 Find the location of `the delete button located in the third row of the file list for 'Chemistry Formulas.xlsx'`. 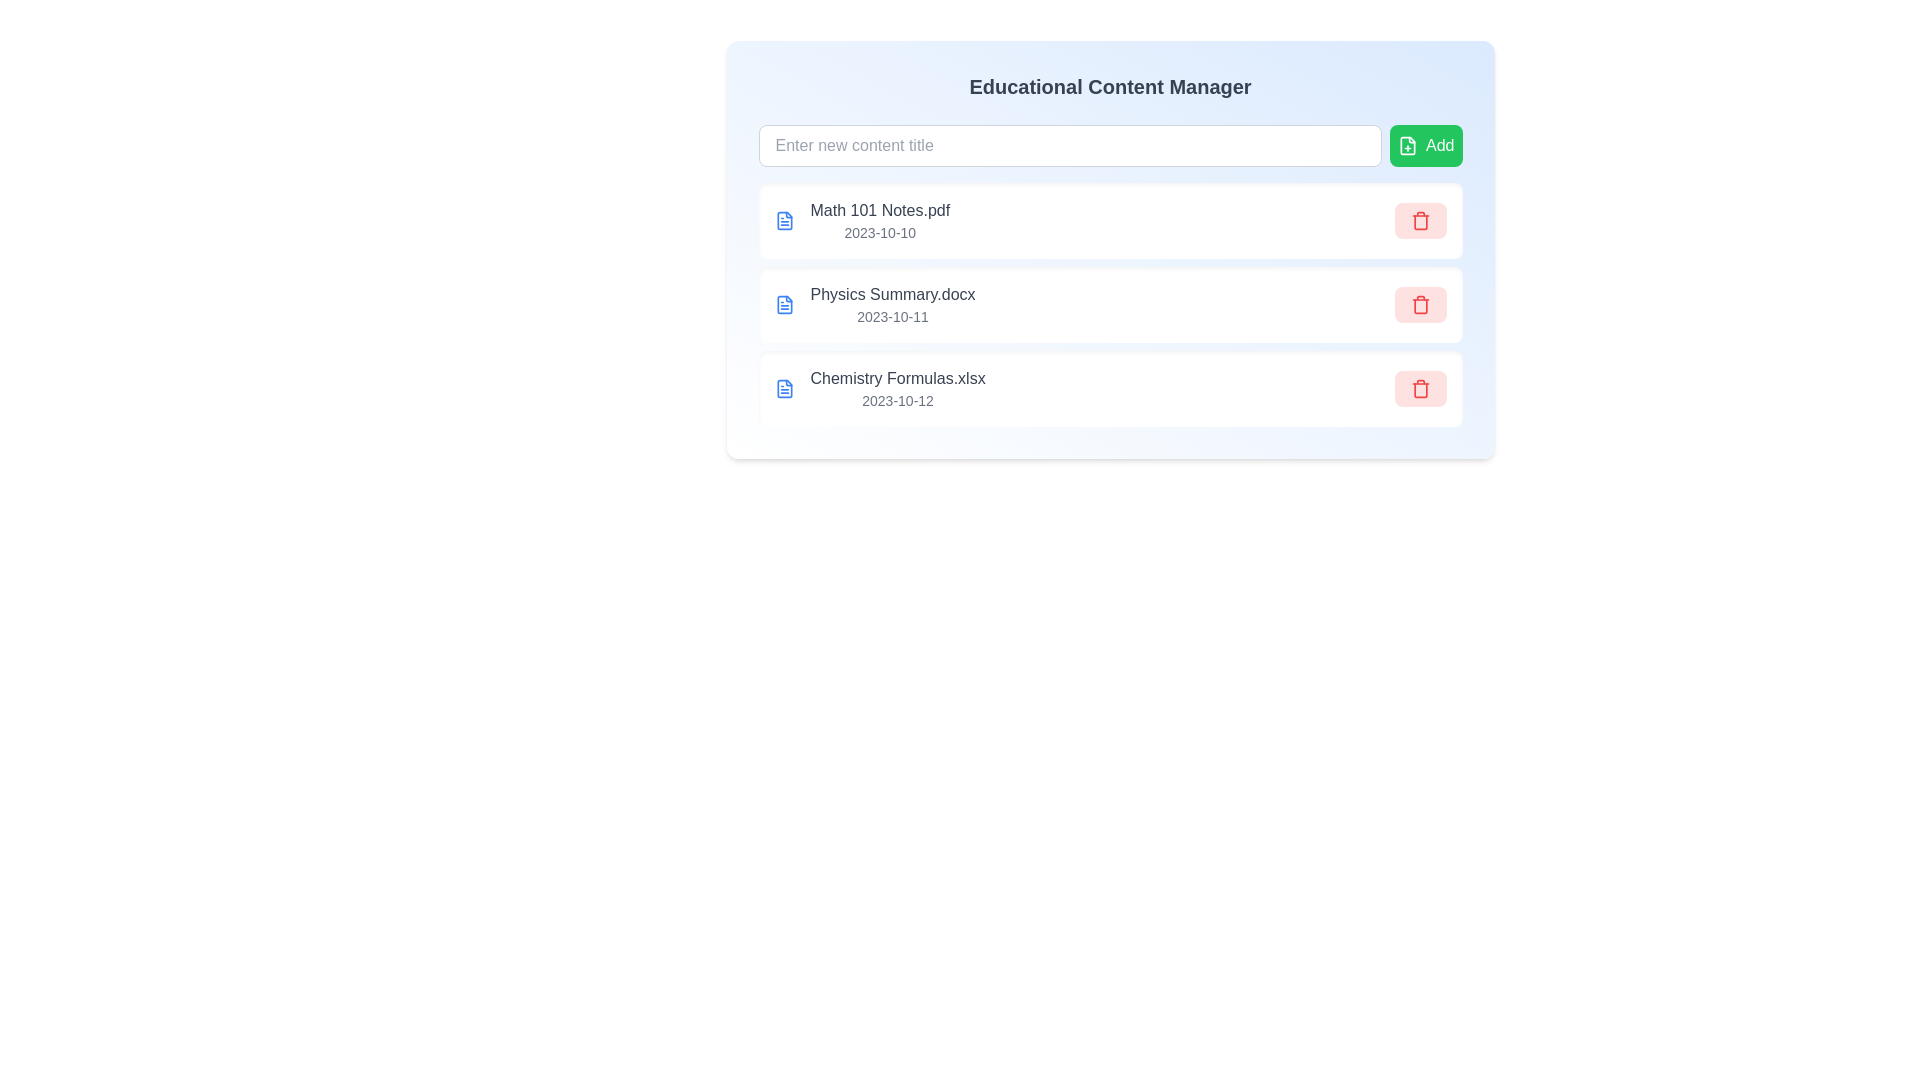

the delete button located in the third row of the file list for 'Chemistry Formulas.xlsx' is located at coordinates (1419, 390).